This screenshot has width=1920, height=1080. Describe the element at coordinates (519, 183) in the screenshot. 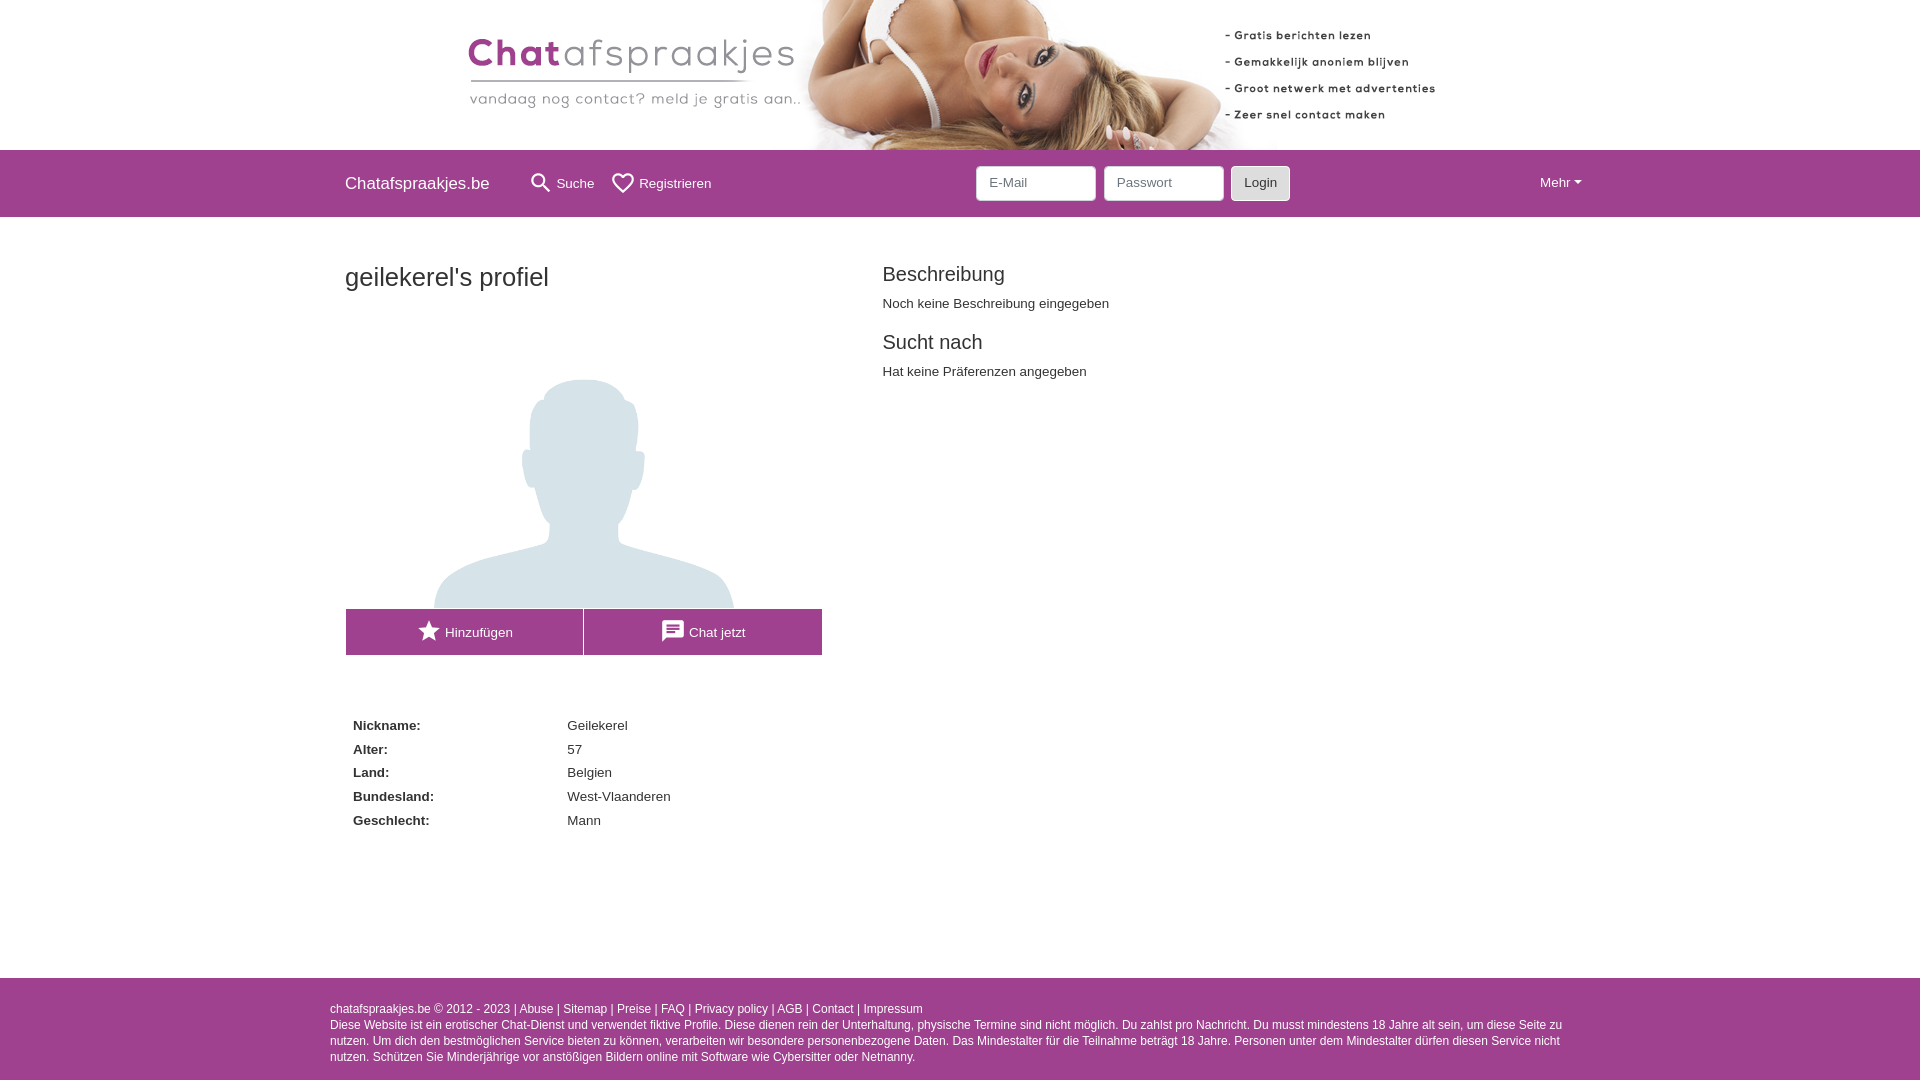

I see `'search` at that location.